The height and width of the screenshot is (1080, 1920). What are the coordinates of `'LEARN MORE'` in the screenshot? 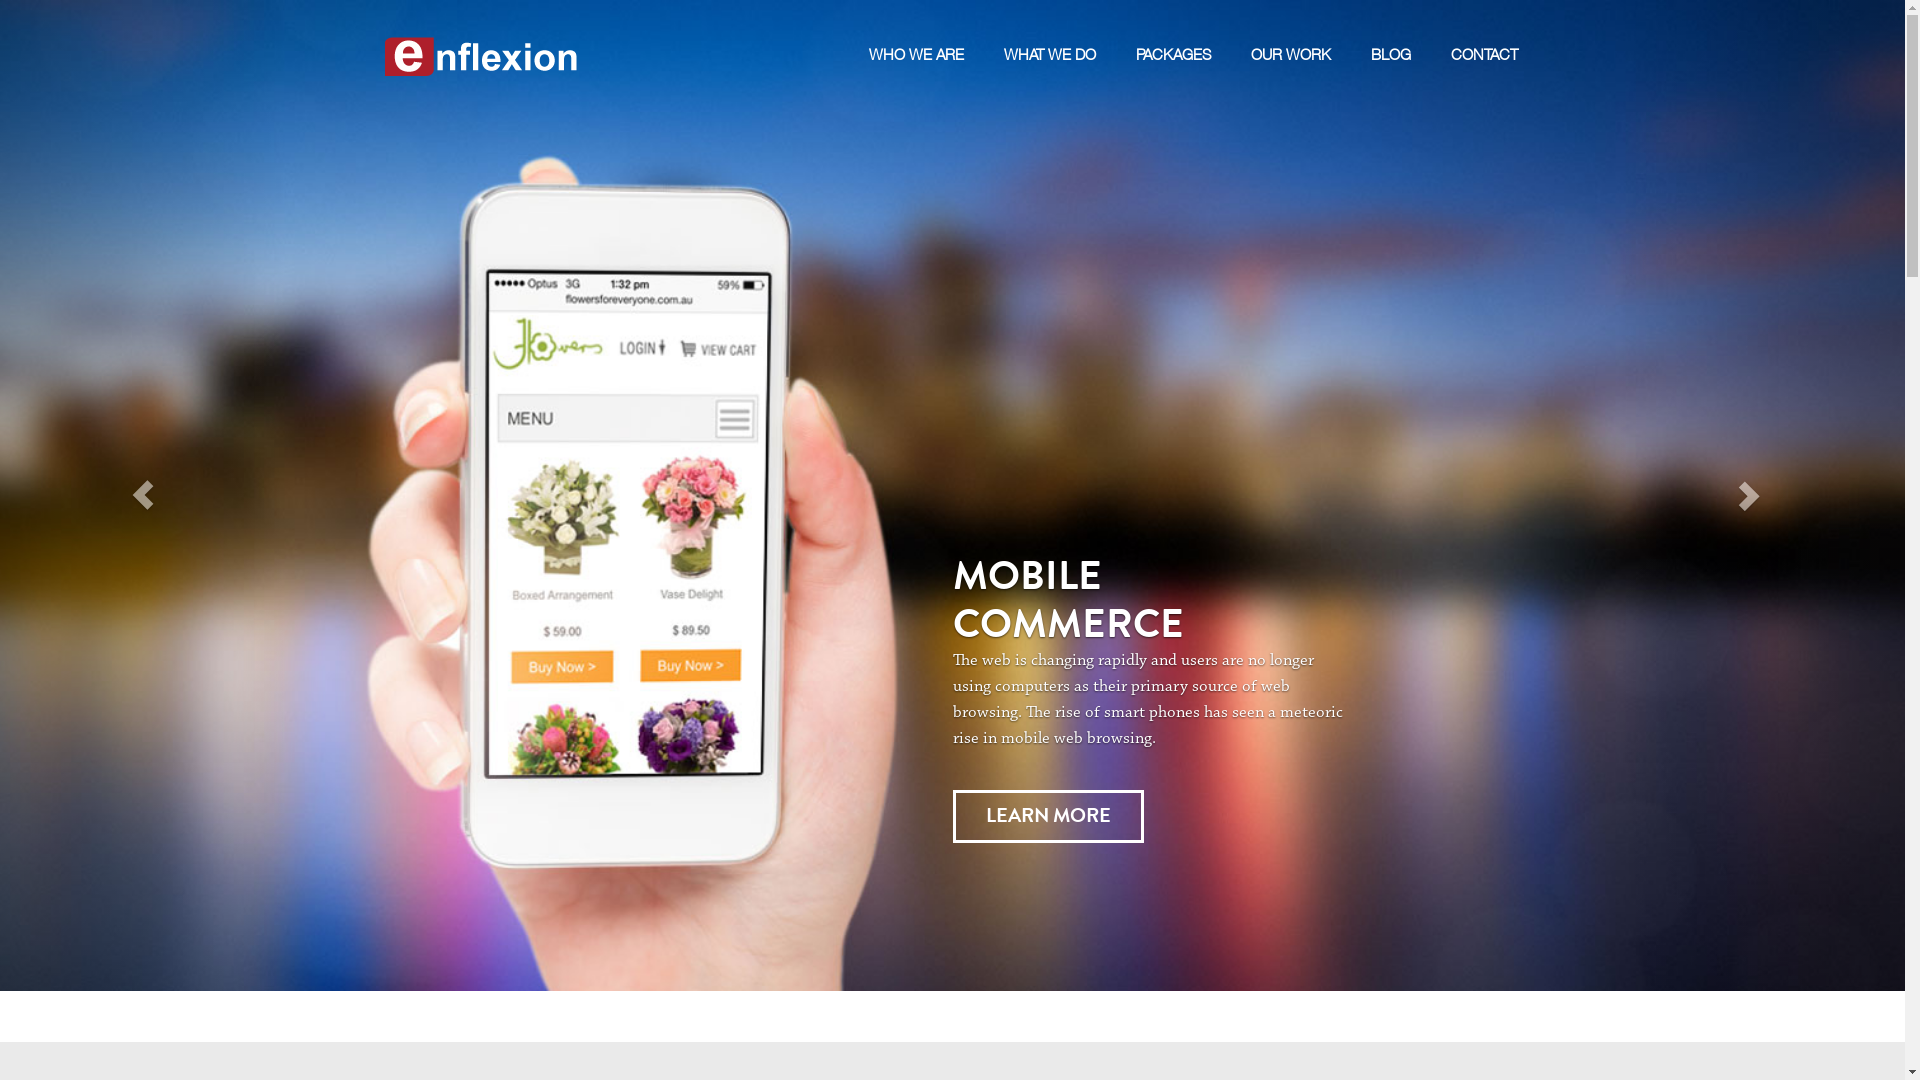 It's located at (1046, 816).